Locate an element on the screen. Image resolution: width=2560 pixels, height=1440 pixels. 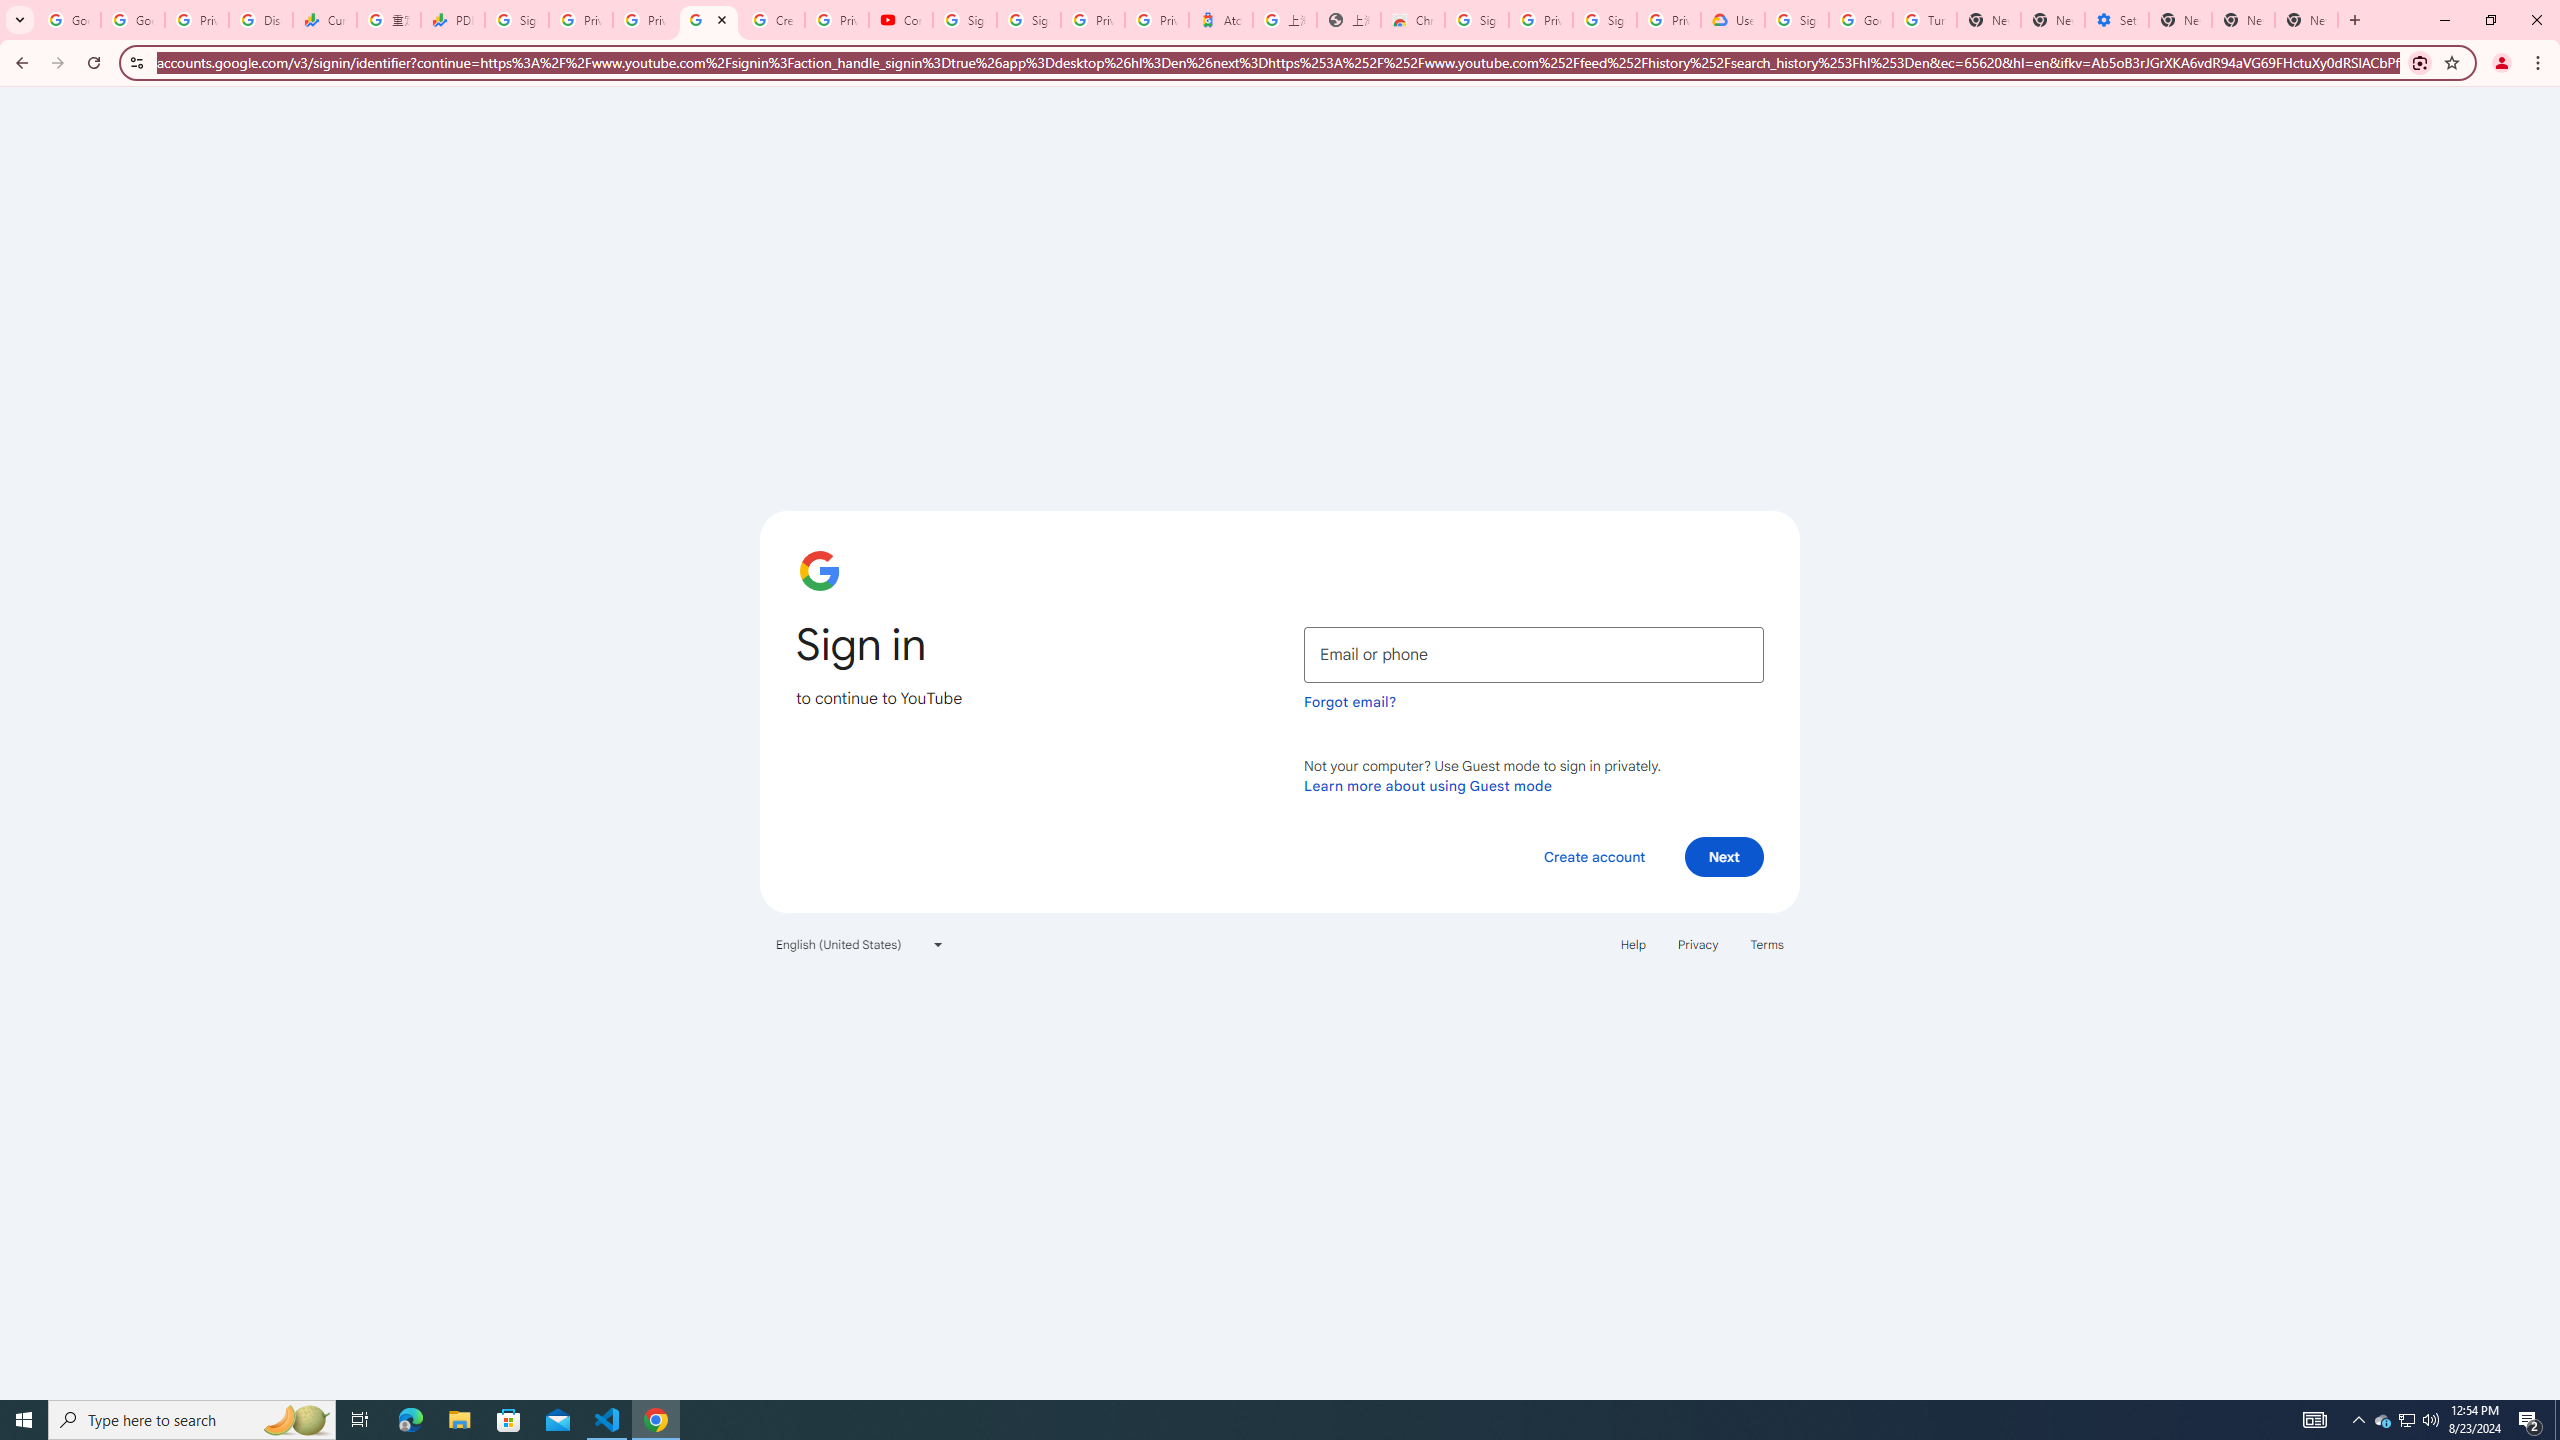
'Settings - System' is located at coordinates (2116, 19).